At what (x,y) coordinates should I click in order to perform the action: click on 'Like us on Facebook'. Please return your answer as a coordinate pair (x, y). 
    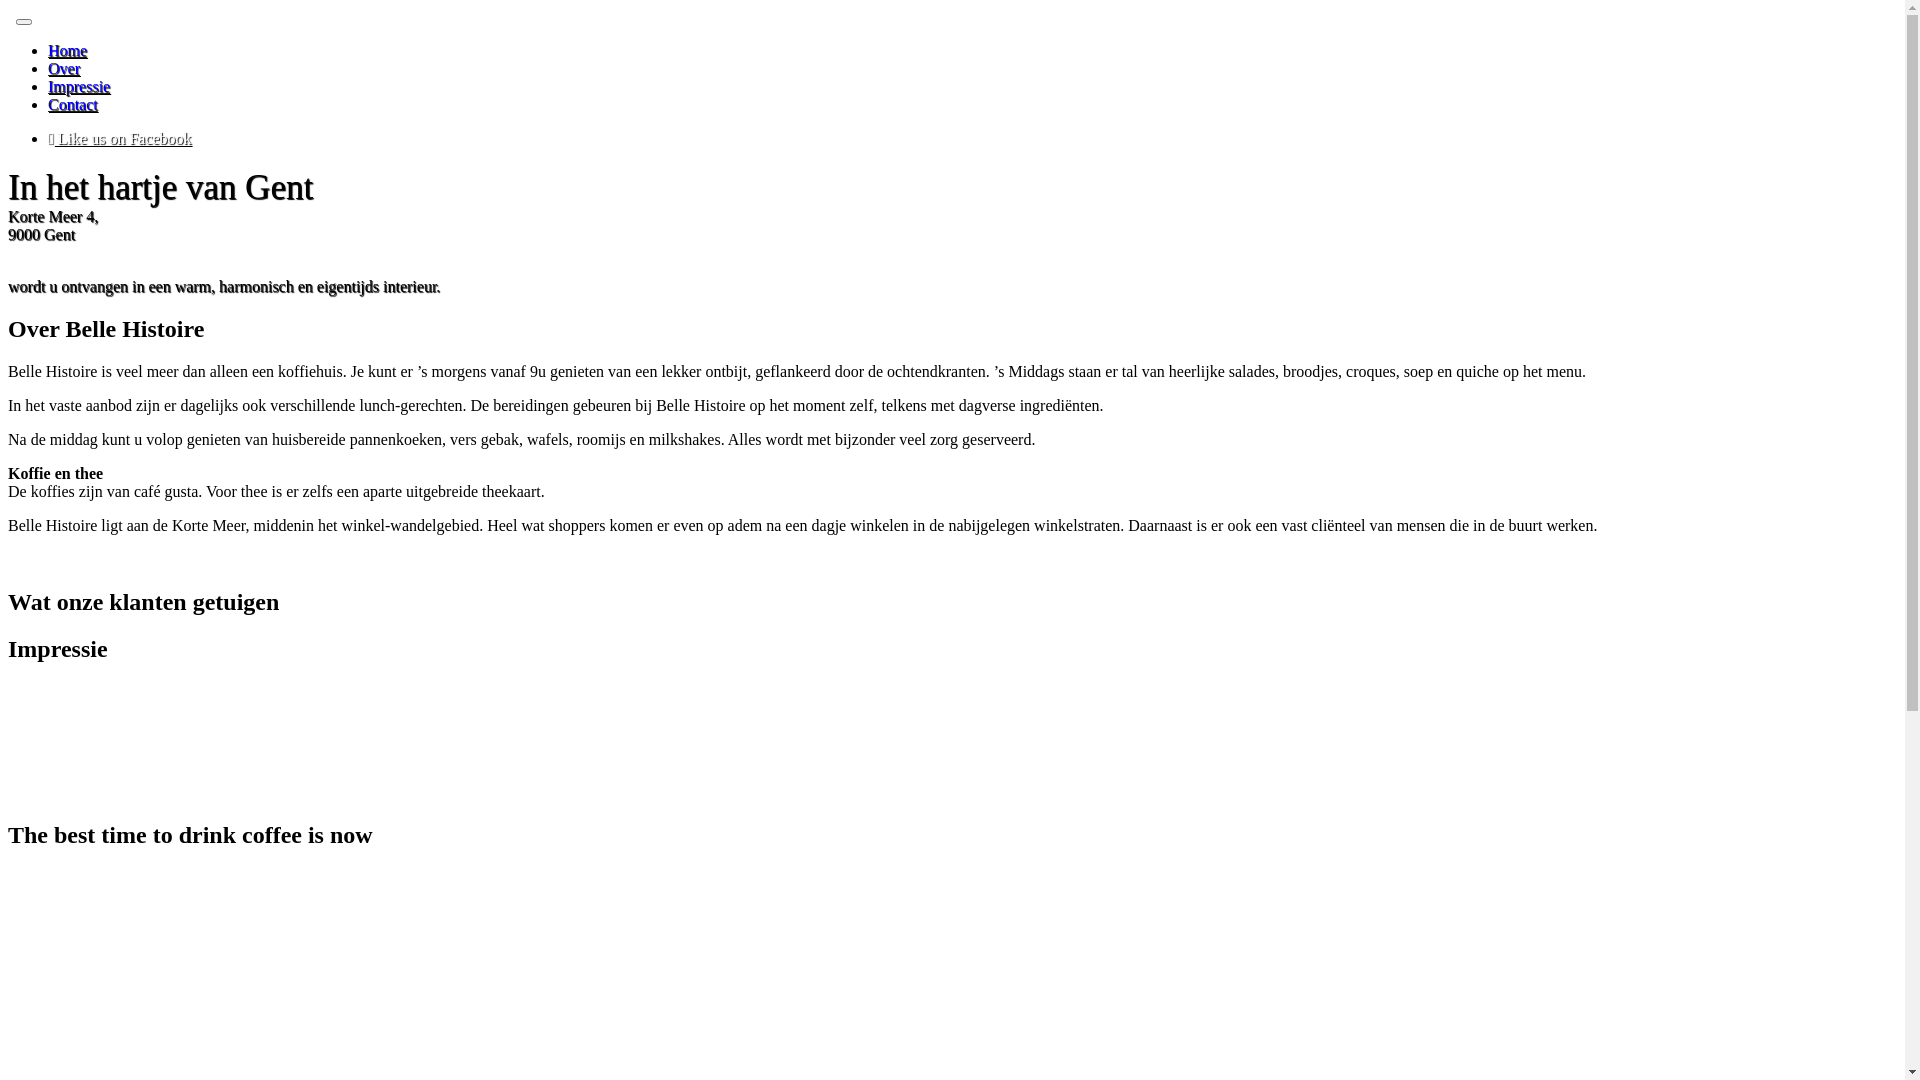
    Looking at the image, I should click on (119, 137).